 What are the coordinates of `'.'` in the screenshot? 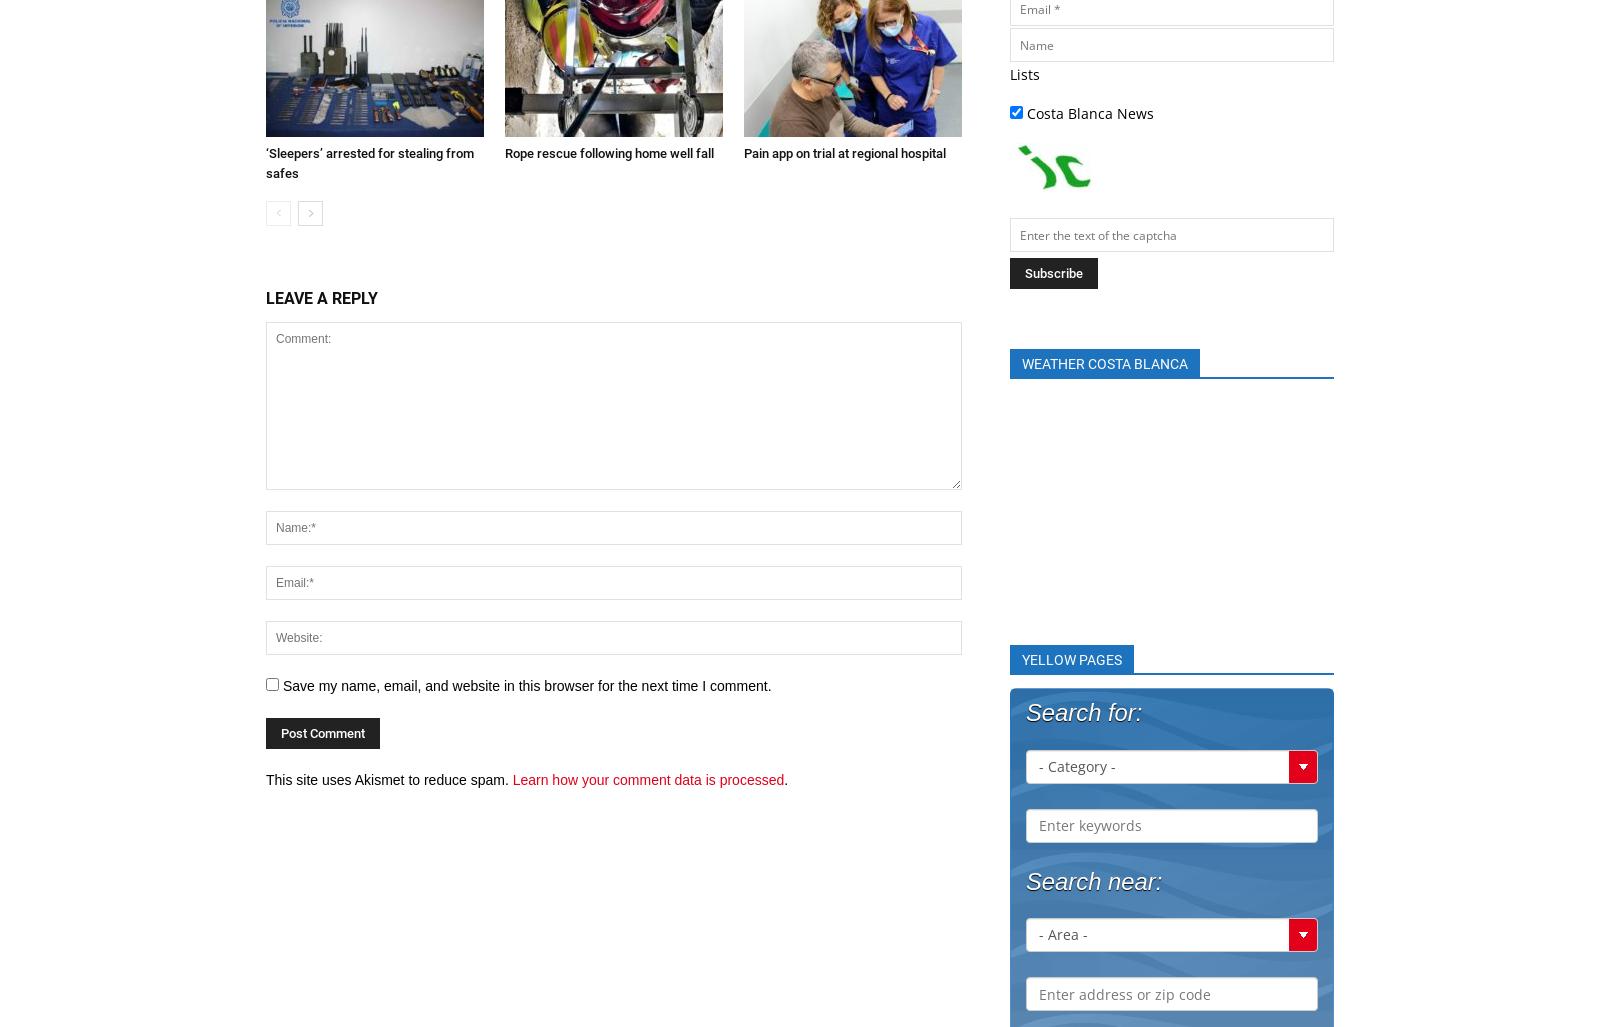 It's located at (785, 777).